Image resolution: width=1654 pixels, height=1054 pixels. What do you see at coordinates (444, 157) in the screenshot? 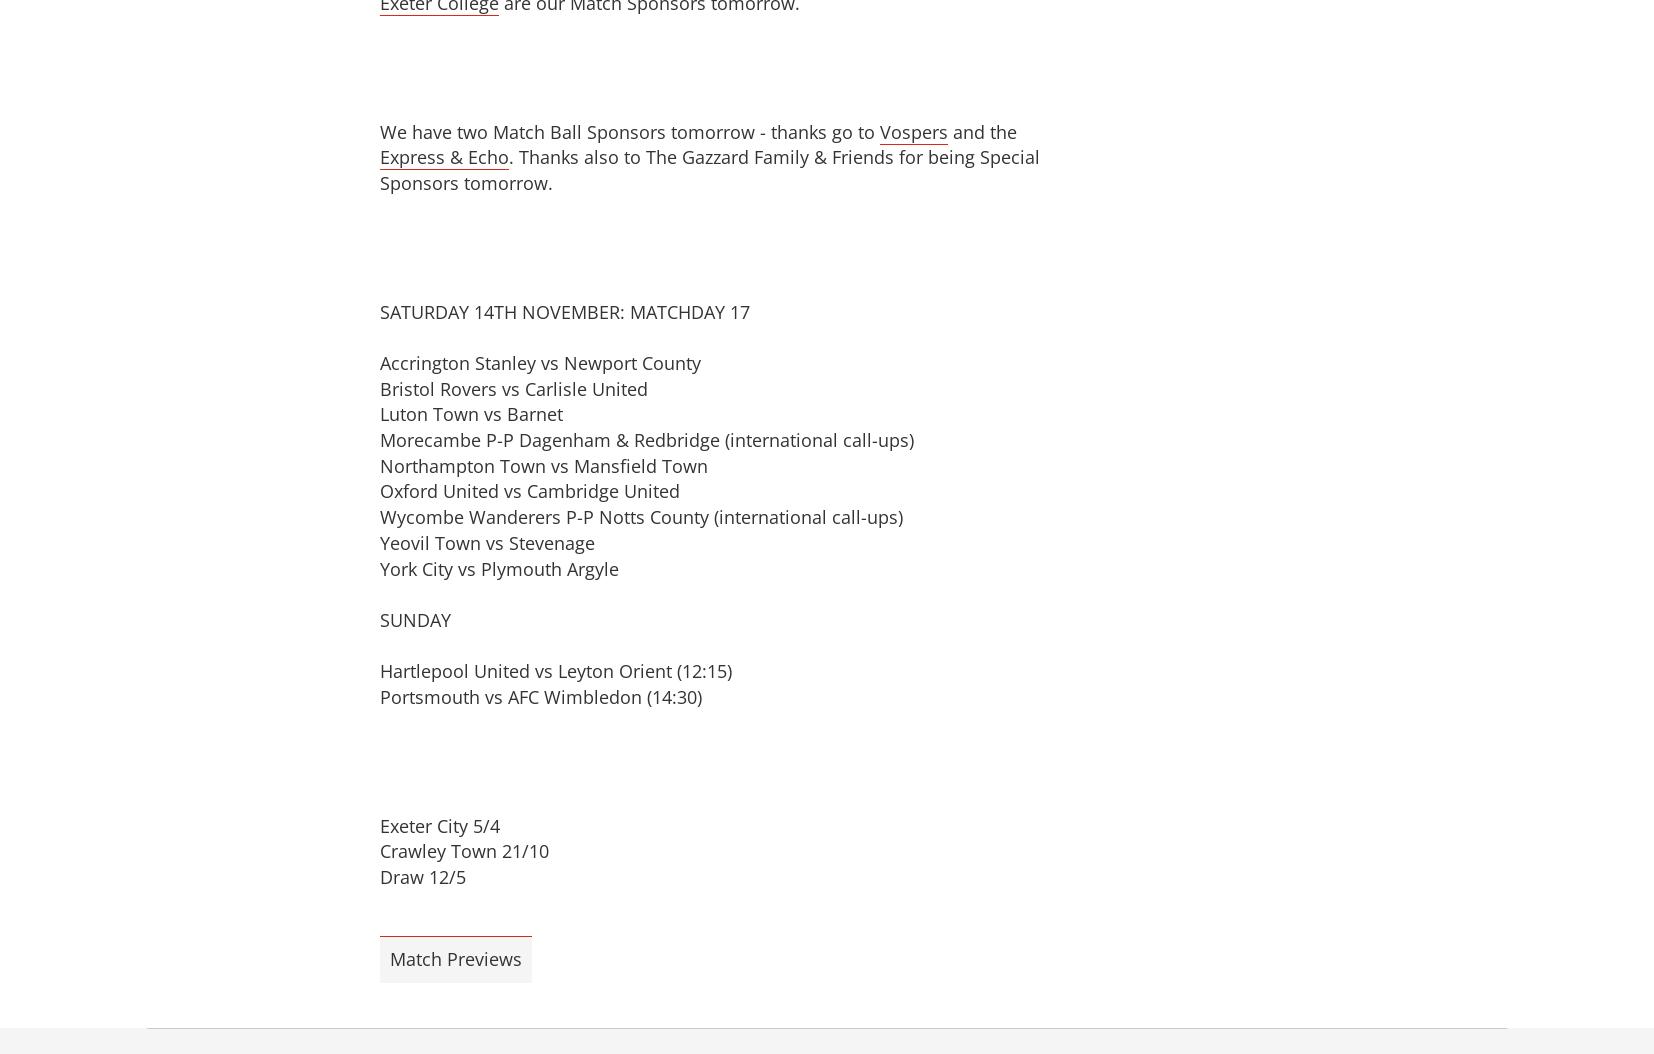
I see `'Express & Echo'` at bounding box center [444, 157].